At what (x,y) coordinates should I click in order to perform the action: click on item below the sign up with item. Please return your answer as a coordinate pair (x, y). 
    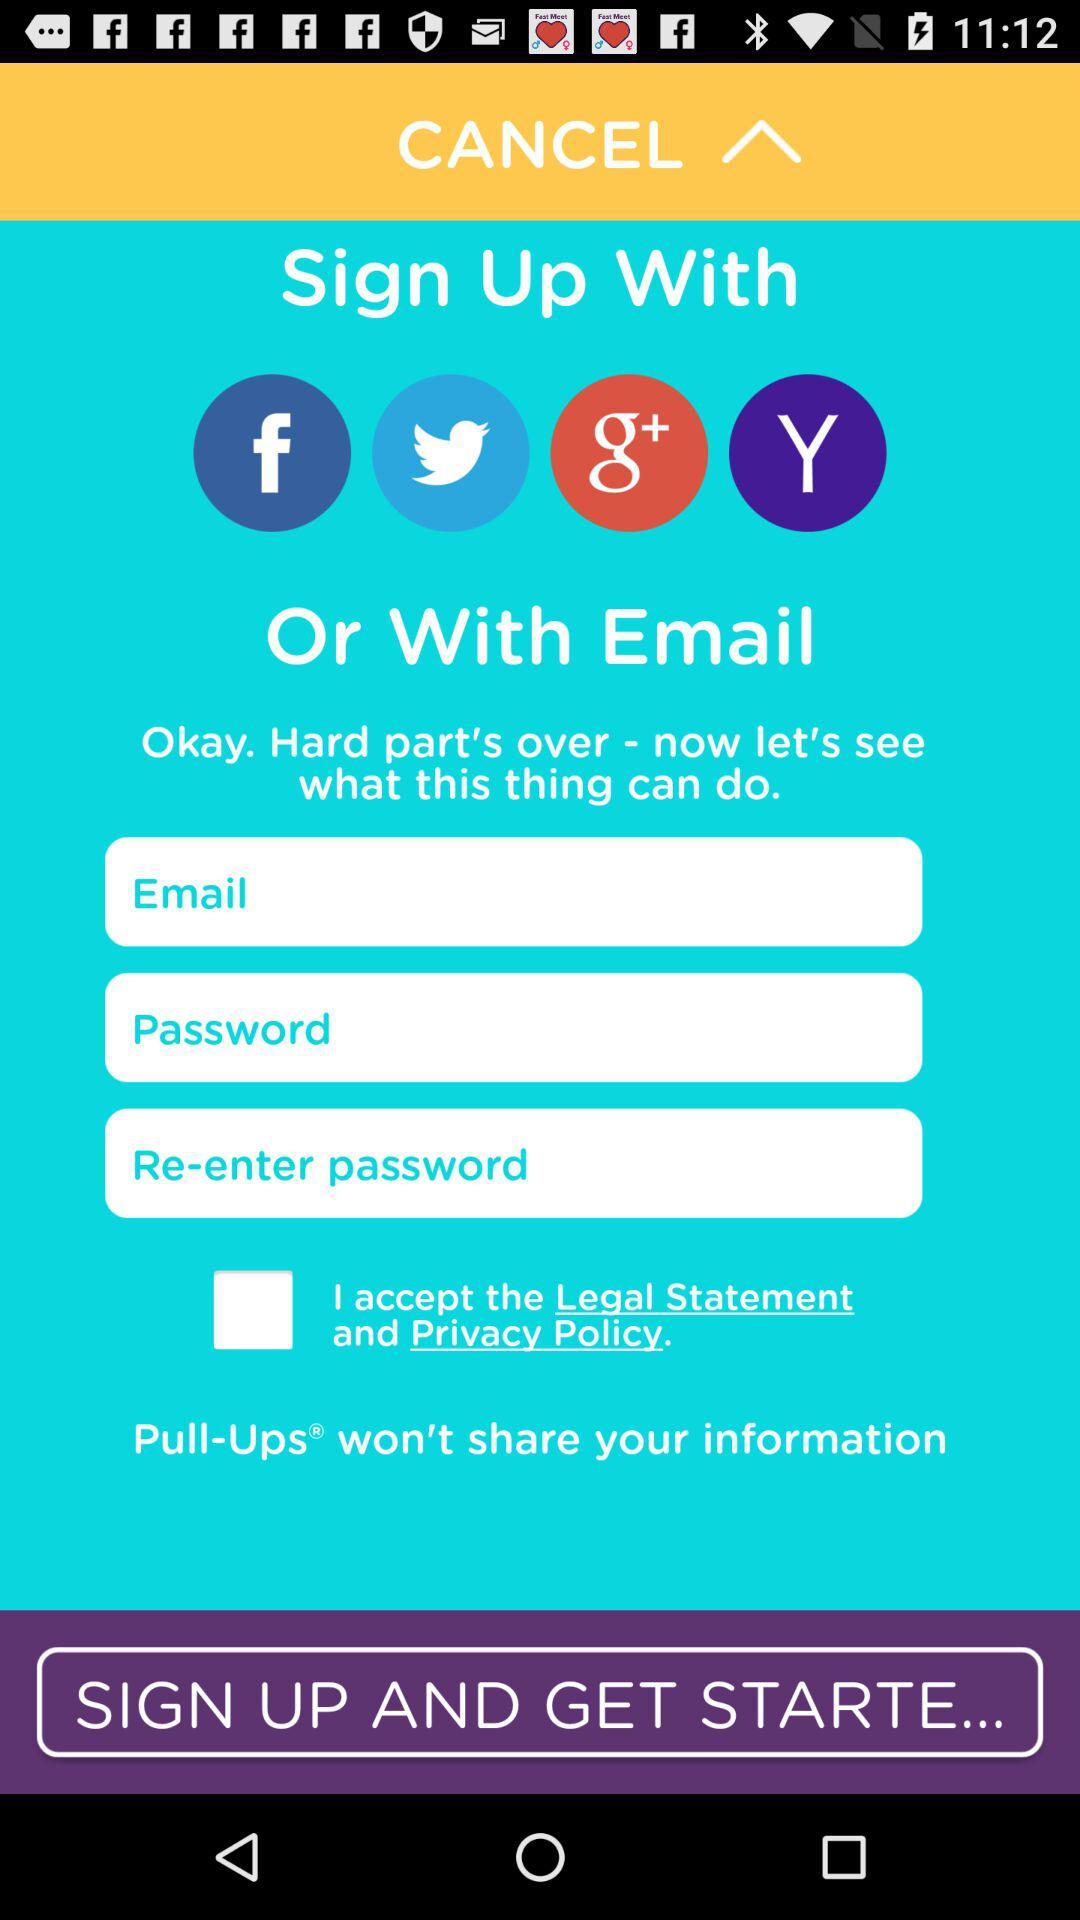
    Looking at the image, I should click on (628, 451).